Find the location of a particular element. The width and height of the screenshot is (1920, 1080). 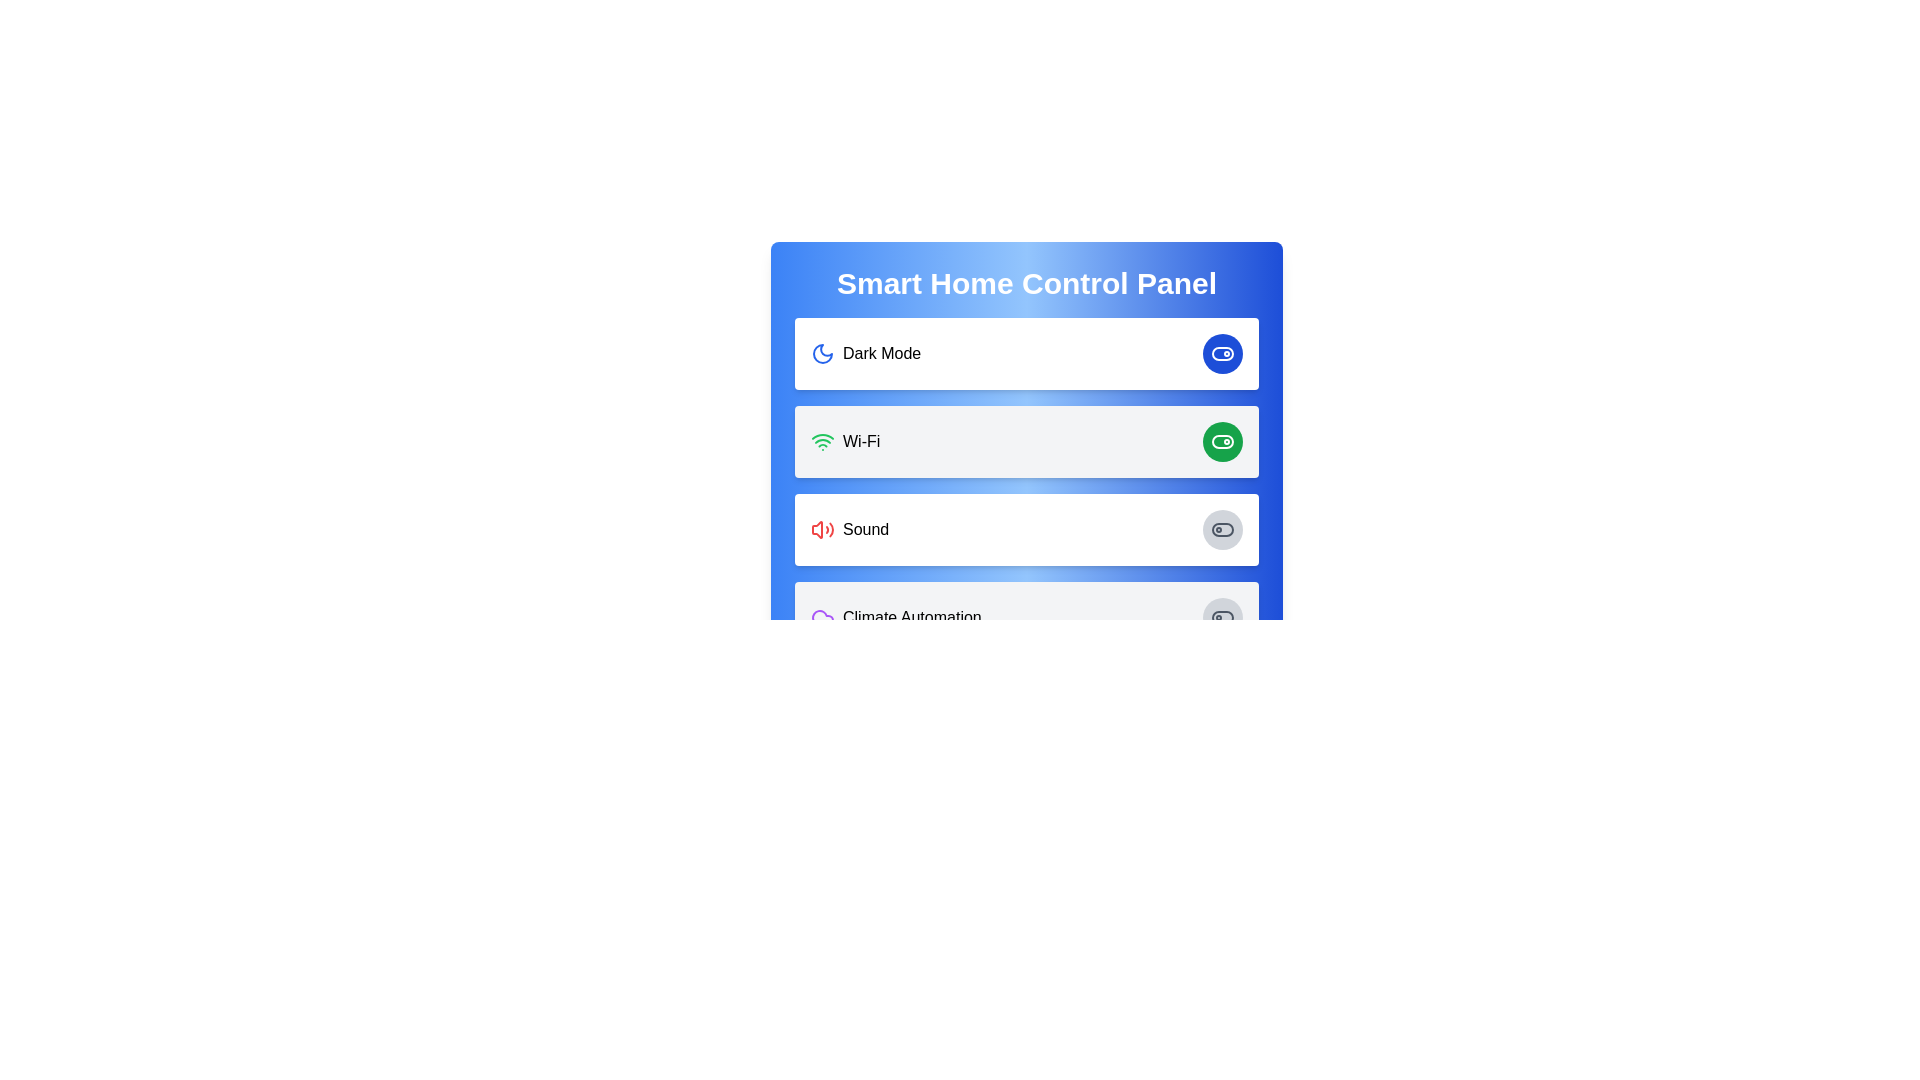

the blue oval background shape of the 'Dark Mode' toggle control in the smart home control panel interface is located at coordinates (1222, 353).